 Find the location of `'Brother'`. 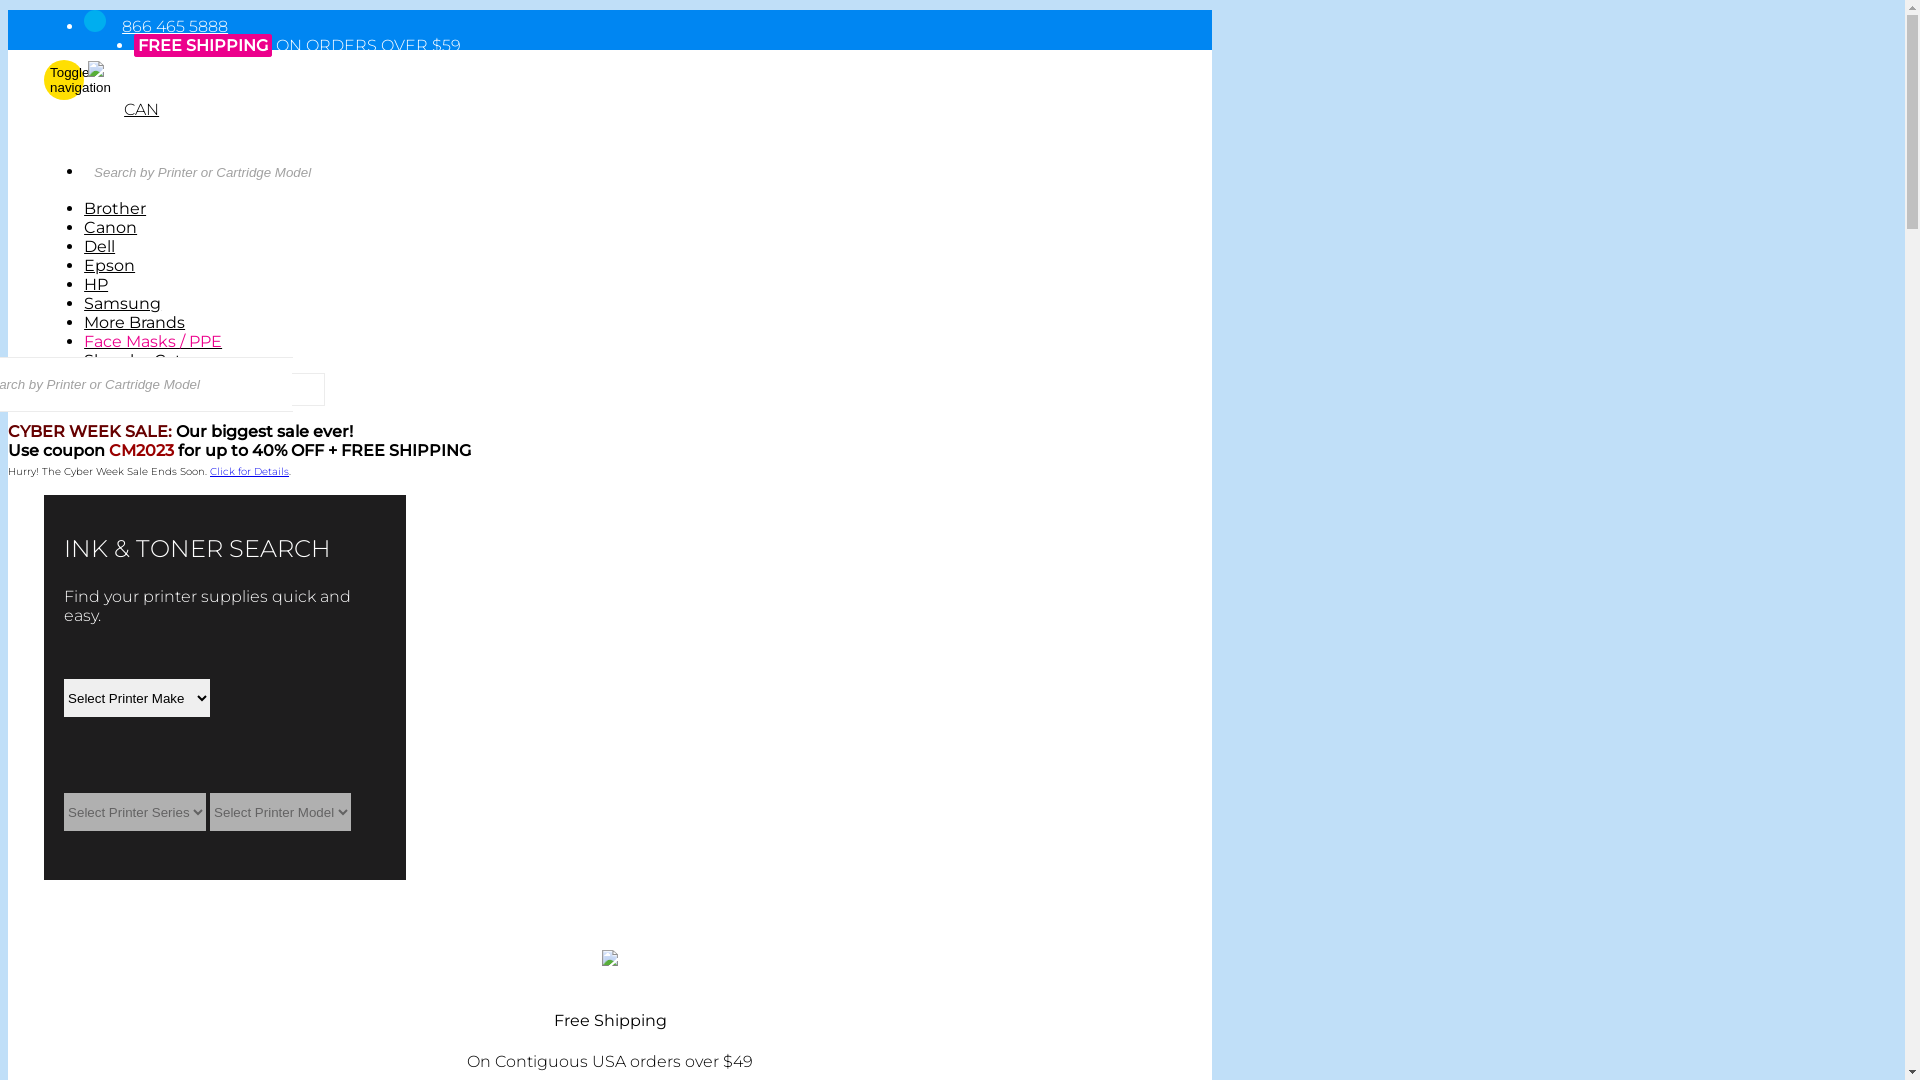

'Brother' is located at coordinates (114, 208).